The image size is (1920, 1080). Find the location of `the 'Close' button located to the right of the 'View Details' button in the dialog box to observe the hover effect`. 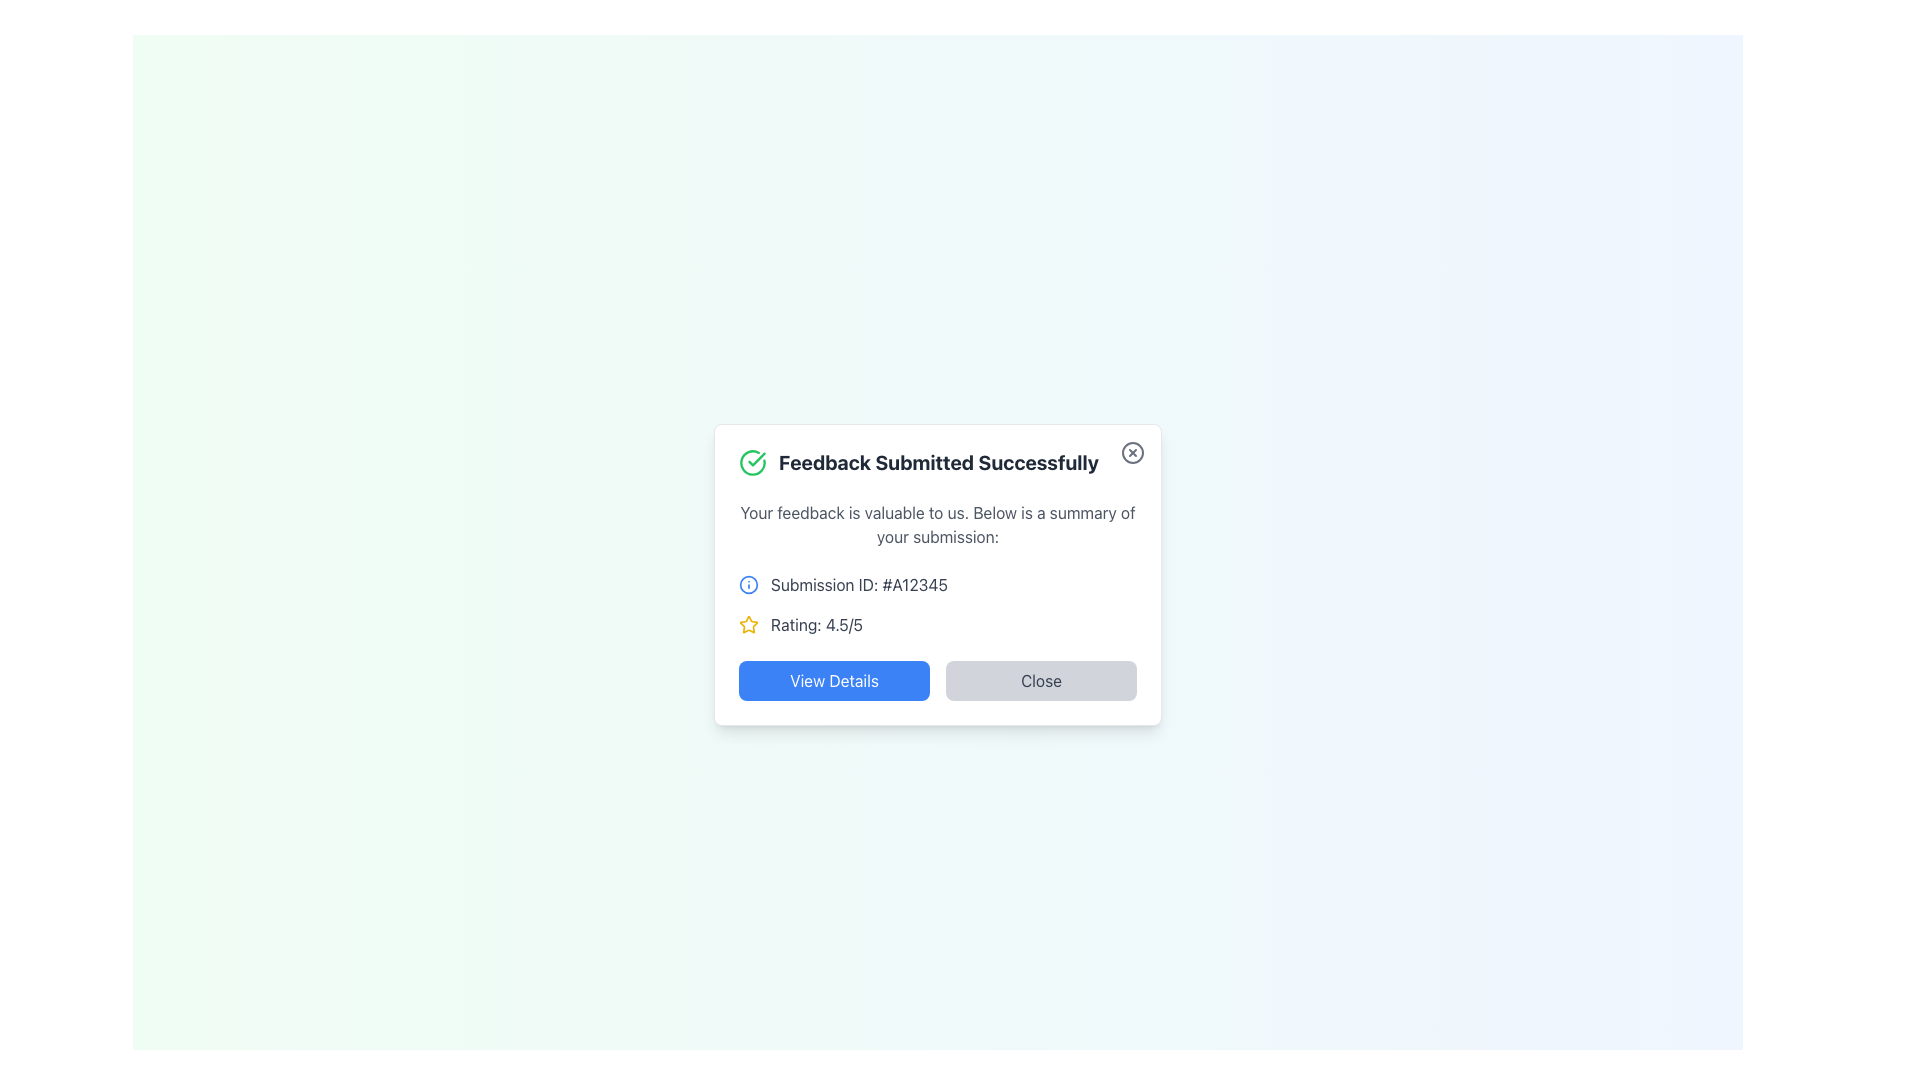

the 'Close' button located to the right of the 'View Details' button in the dialog box to observe the hover effect is located at coordinates (1040, 680).